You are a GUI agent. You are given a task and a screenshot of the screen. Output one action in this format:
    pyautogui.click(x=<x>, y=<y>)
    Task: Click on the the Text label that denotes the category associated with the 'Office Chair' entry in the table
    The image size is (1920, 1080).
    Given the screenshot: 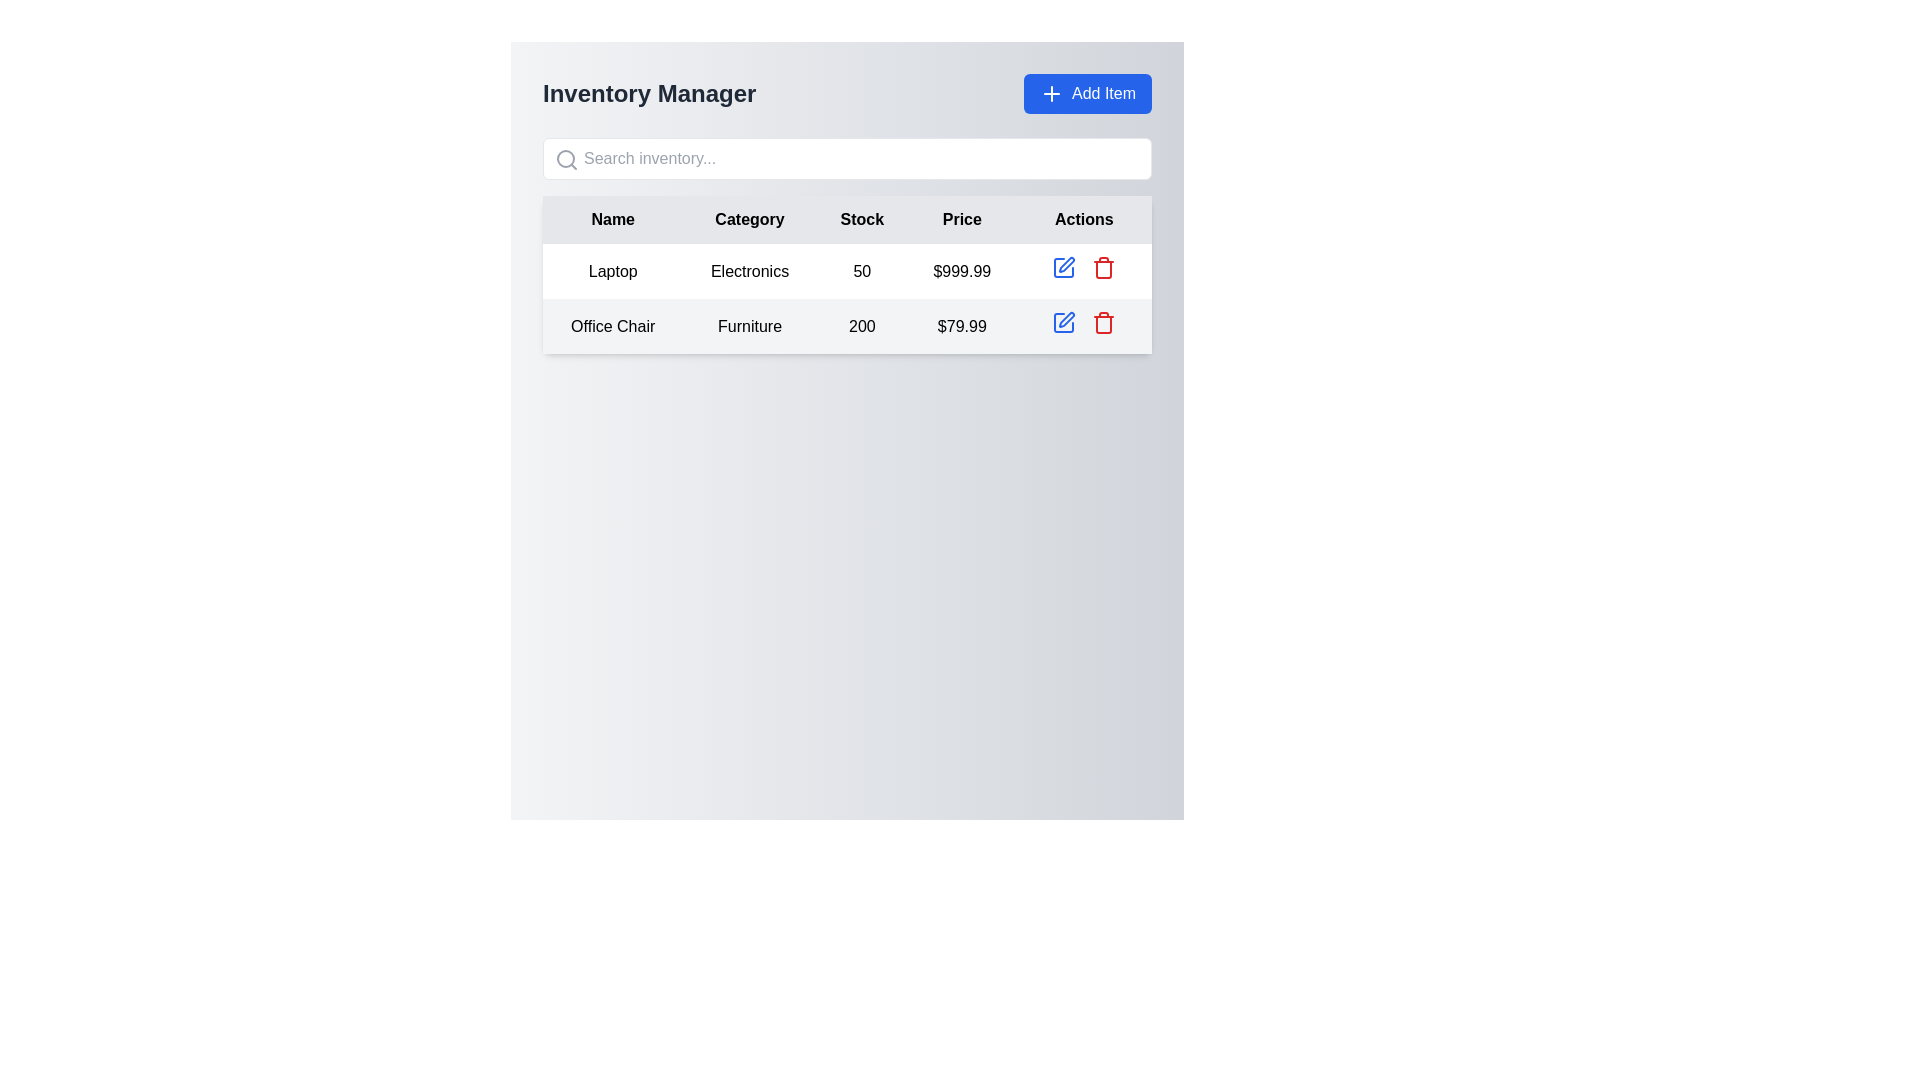 What is the action you would take?
    pyautogui.click(x=749, y=325)
    